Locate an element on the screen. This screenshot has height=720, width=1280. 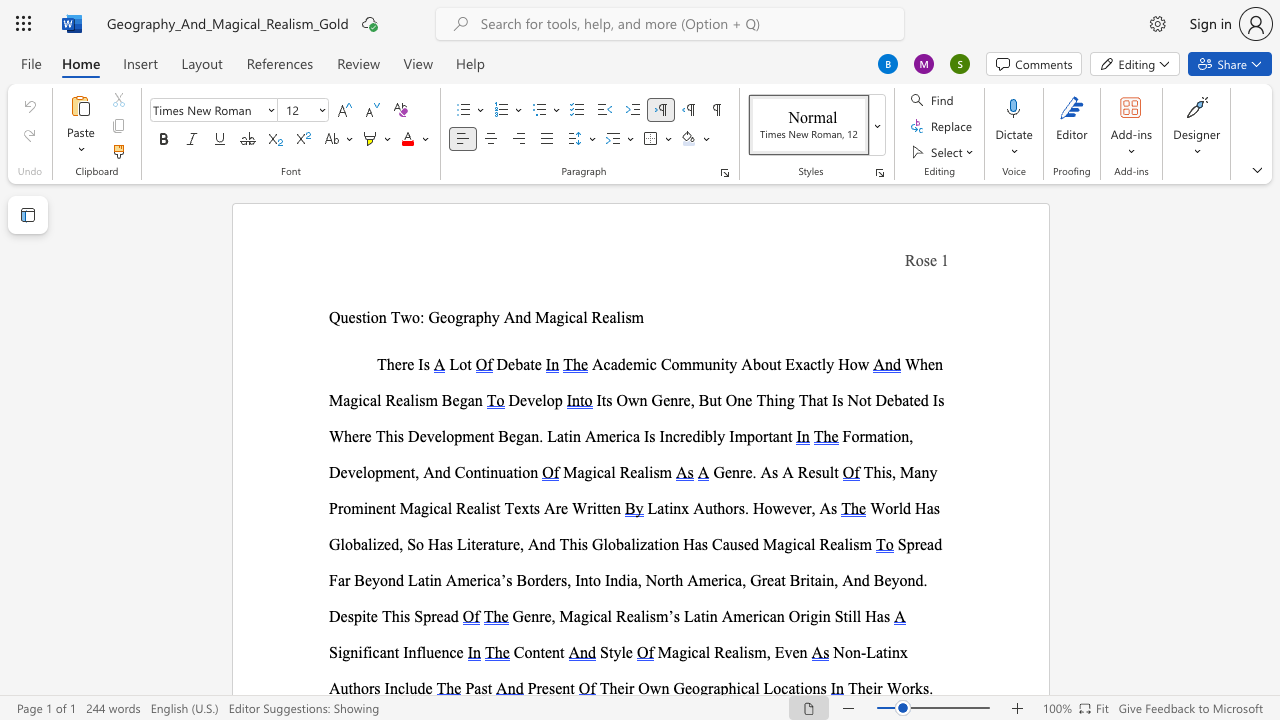
the 2th character "i" in the text is located at coordinates (651, 472).